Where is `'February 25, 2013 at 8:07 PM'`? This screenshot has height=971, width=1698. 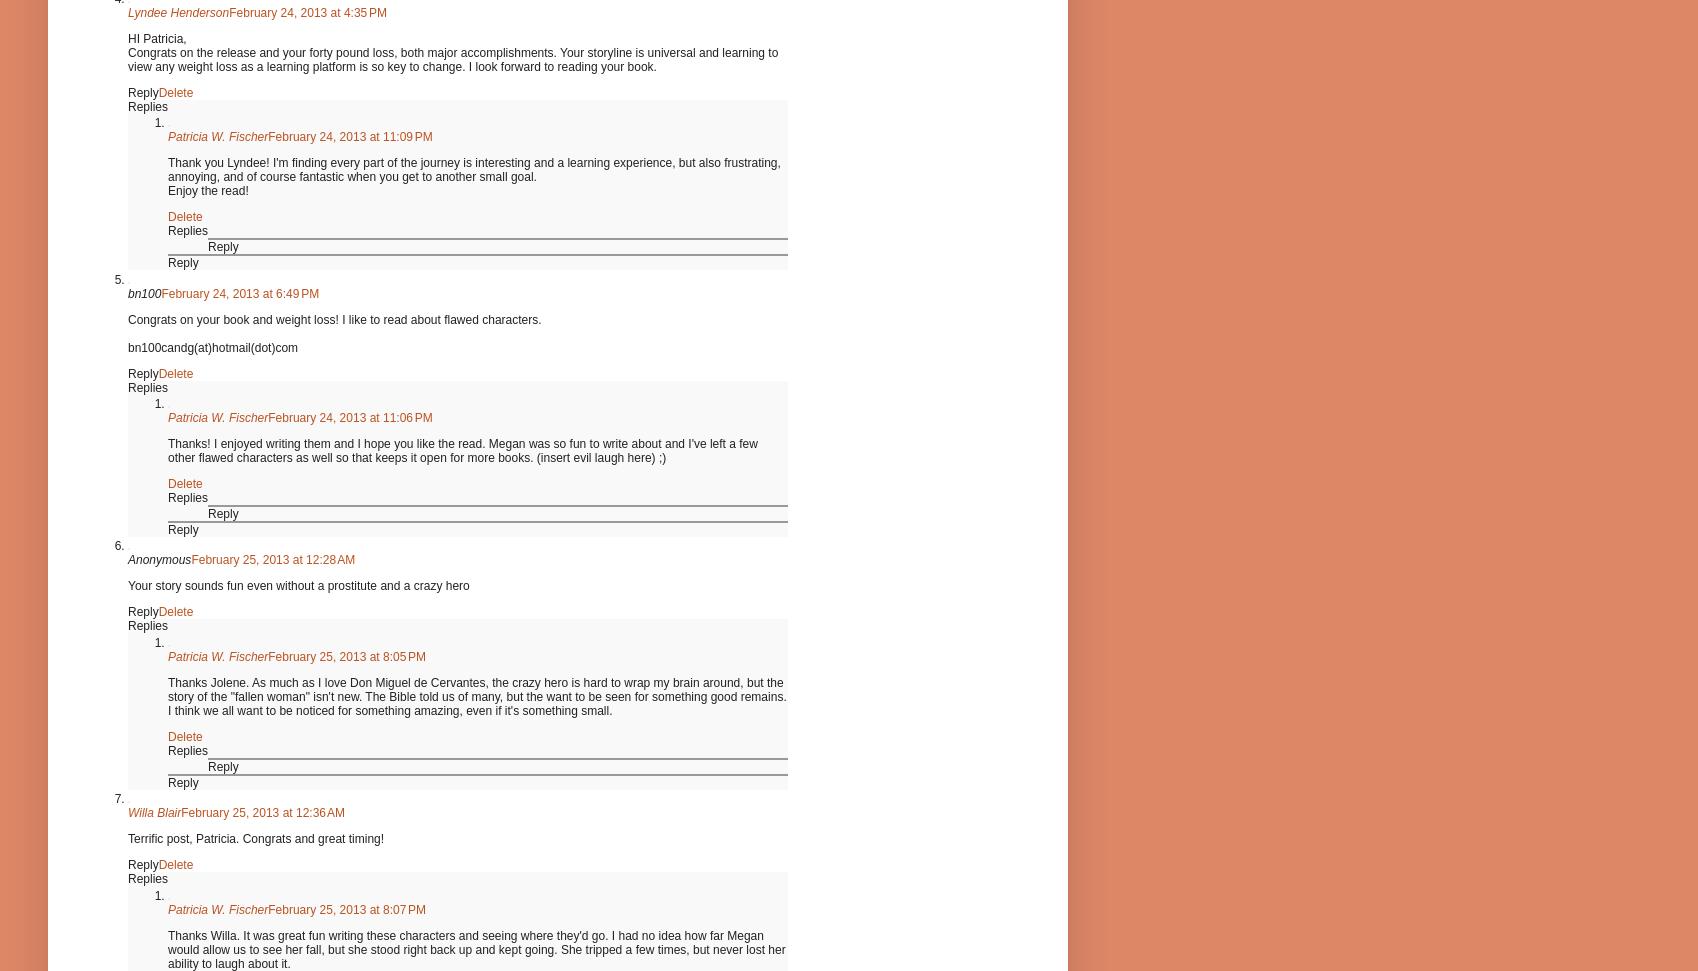 'February 25, 2013 at 8:07 PM' is located at coordinates (347, 908).